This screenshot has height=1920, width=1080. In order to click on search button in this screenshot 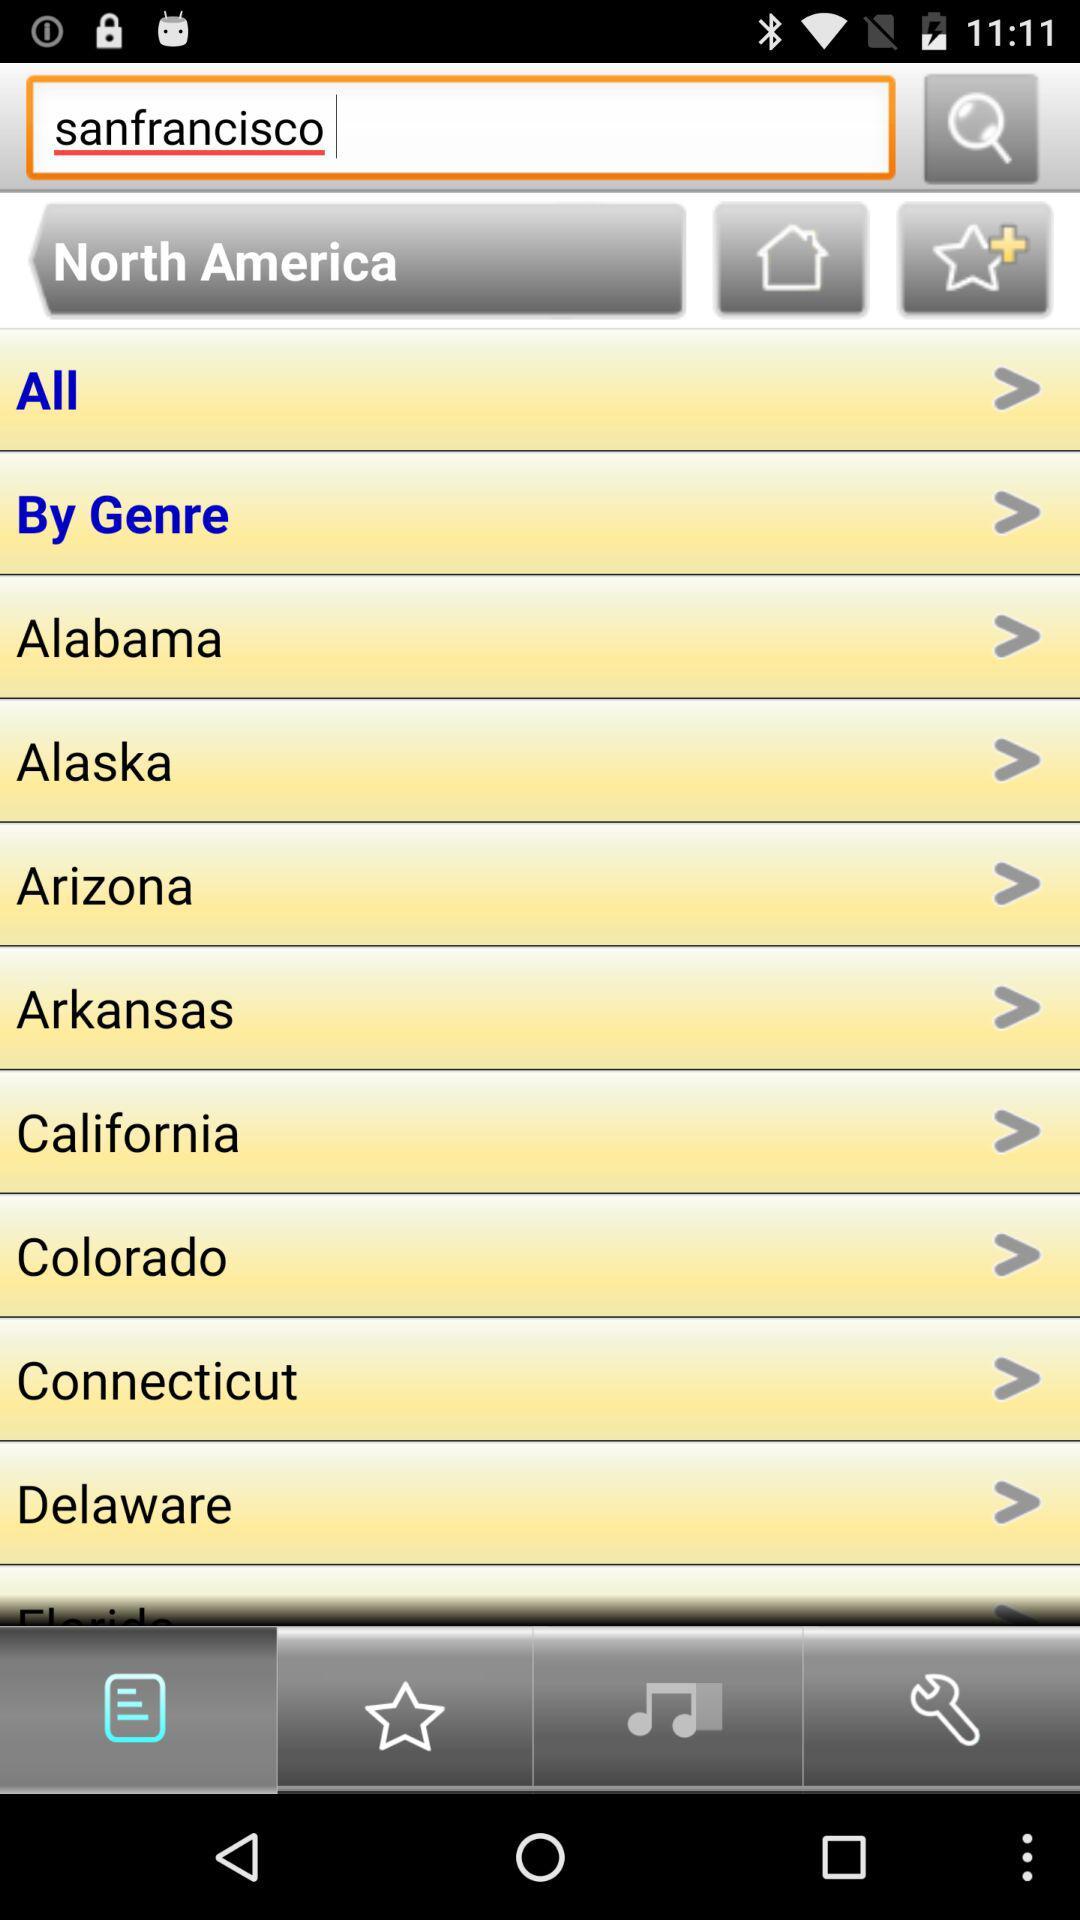, I will do `click(979, 126)`.